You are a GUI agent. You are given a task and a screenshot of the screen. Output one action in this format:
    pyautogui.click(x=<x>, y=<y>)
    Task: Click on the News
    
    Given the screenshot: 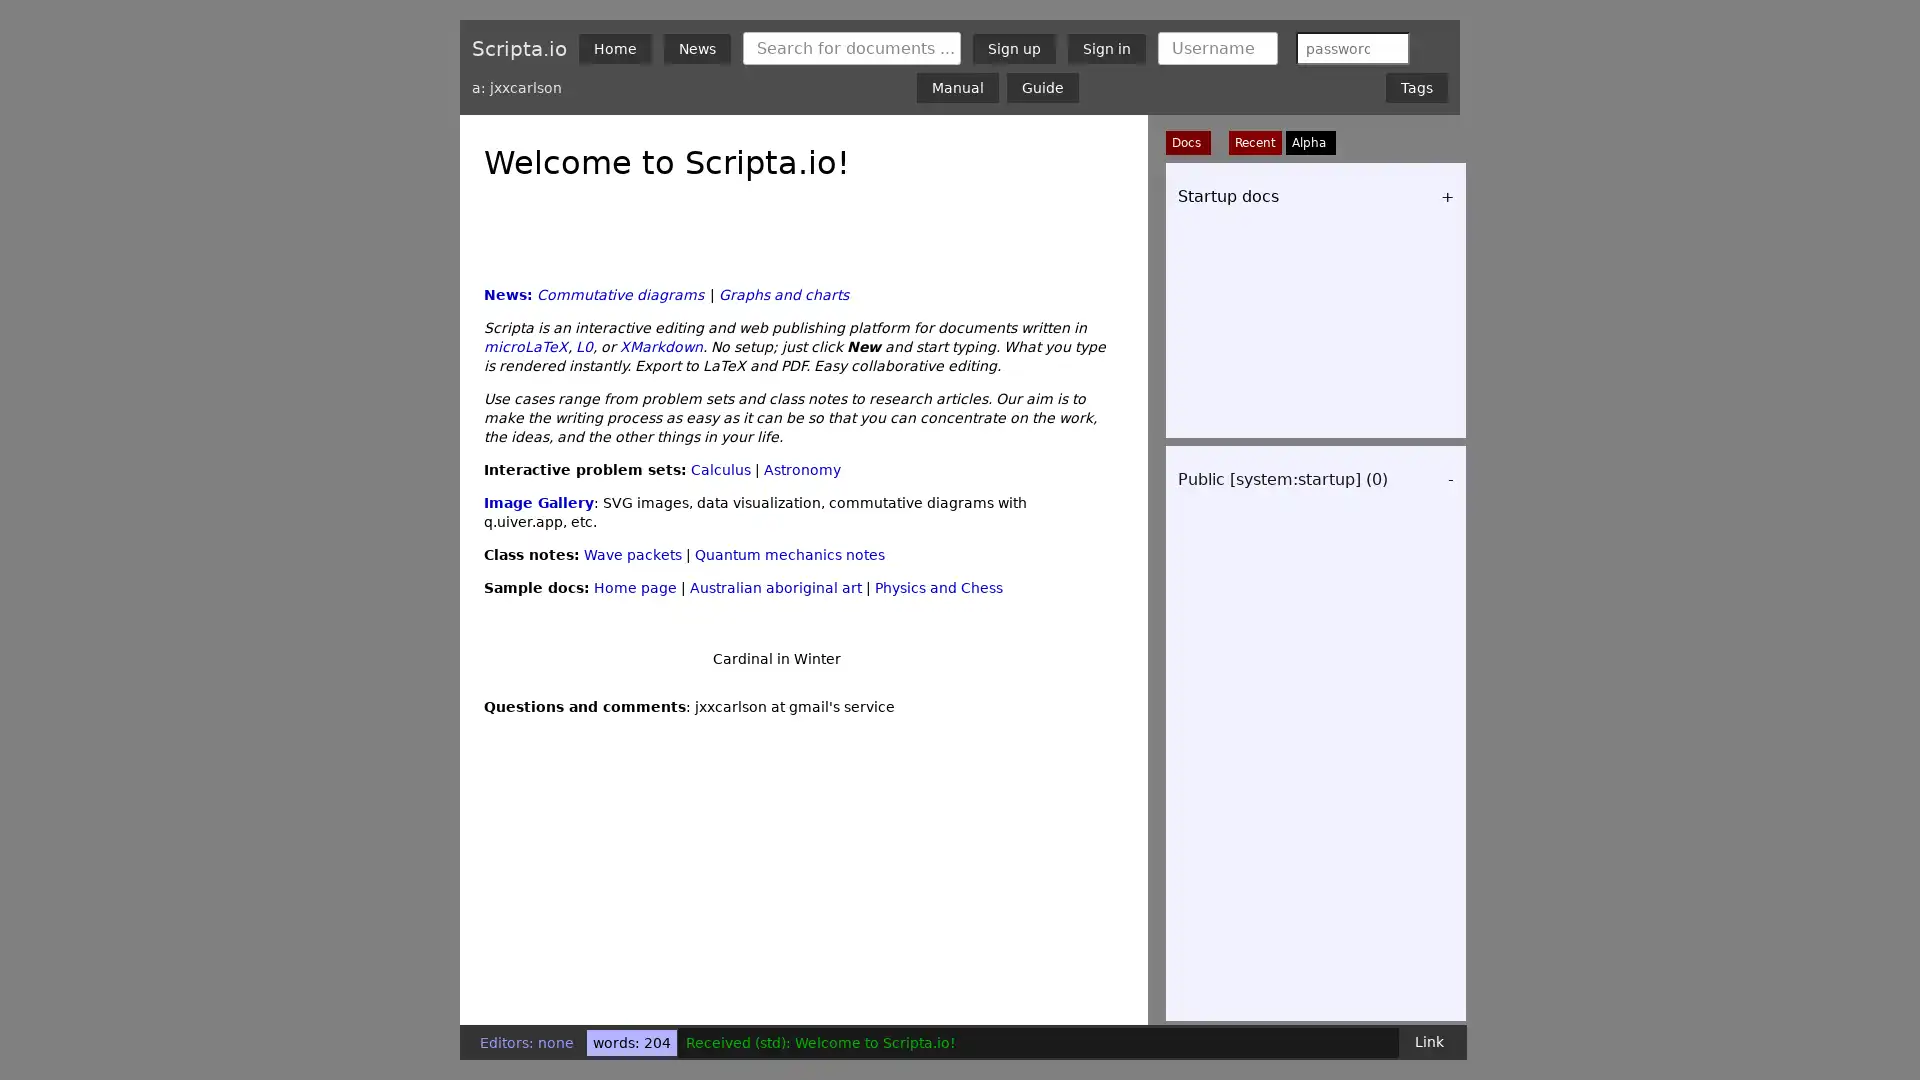 What is the action you would take?
    pyautogui.click(x=697, y=46)
    